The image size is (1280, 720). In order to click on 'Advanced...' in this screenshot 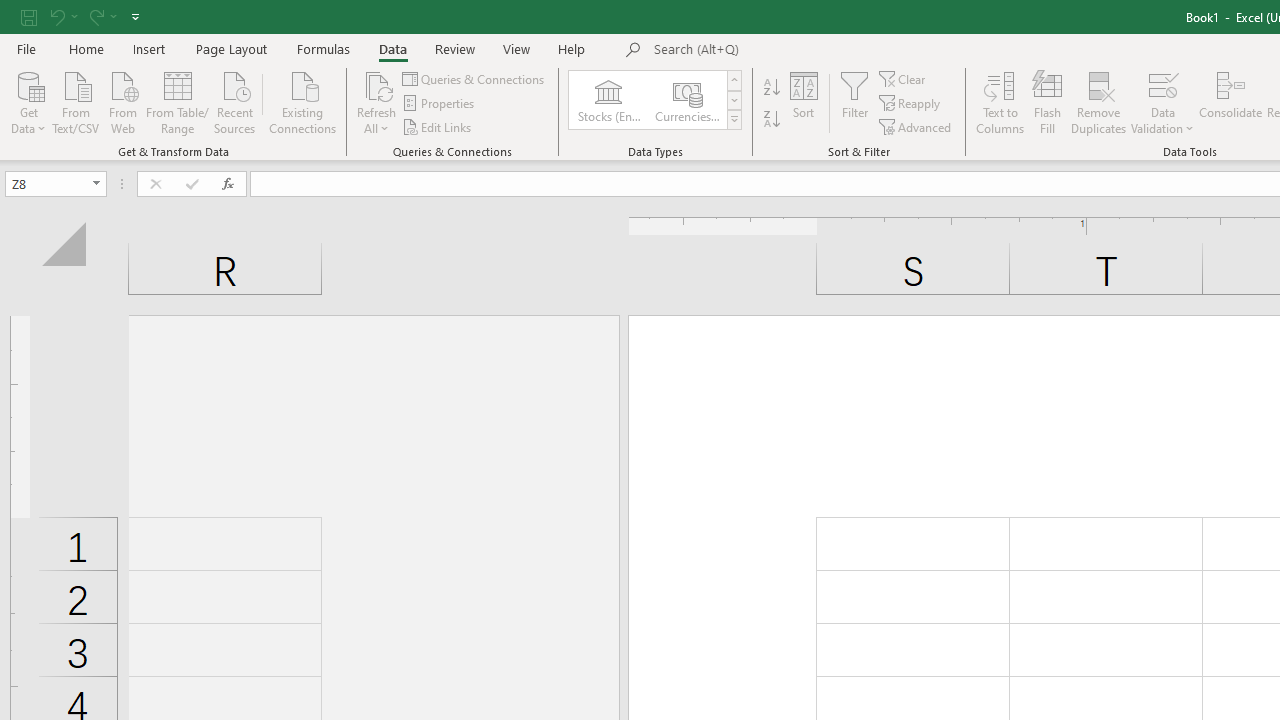, I will do `click(915, 127)`.